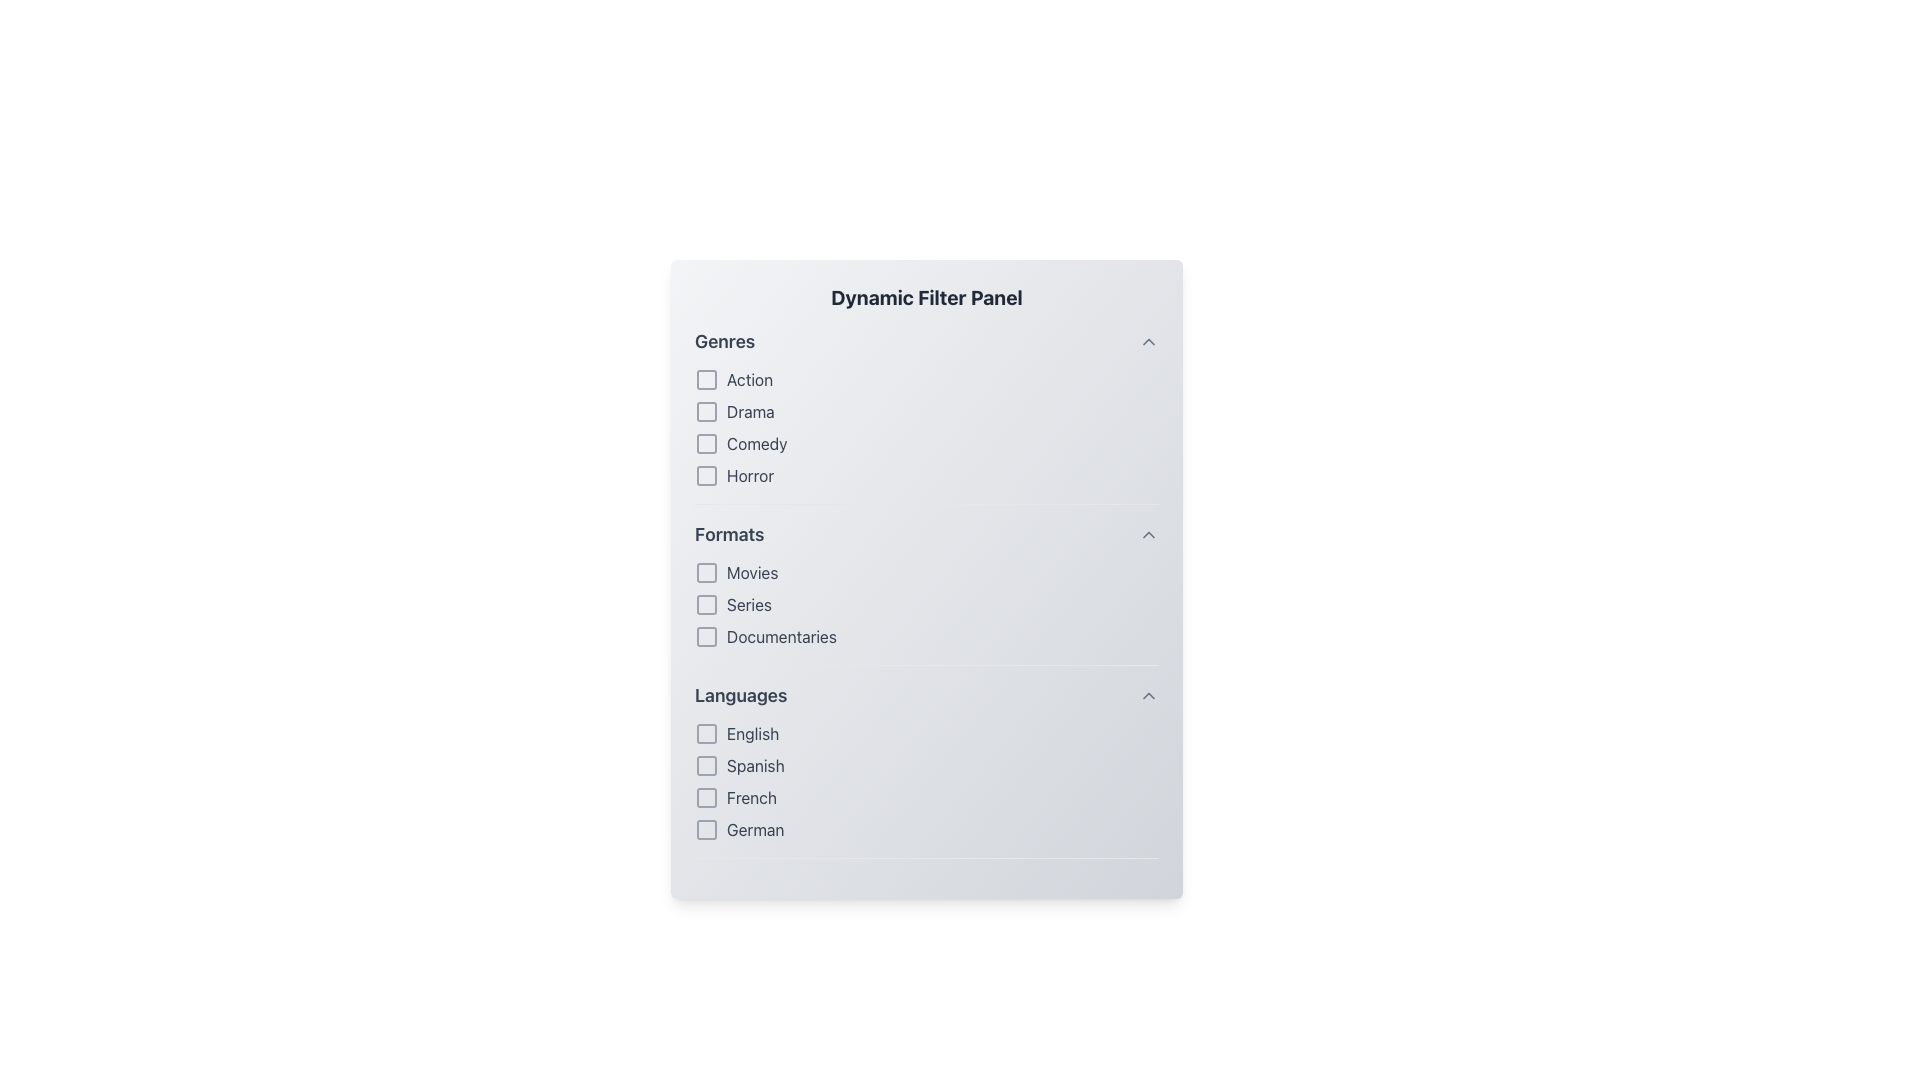 This screenshot has height=1080, width=1920. Describe the element at coordinates (749, 475) in the screenshot. I see `the 'Horror' label in gray color located in the 'Genres' section of the 'Dynamic Filter Panel', which is the fourth item under the 'Genres' heading` at that location.